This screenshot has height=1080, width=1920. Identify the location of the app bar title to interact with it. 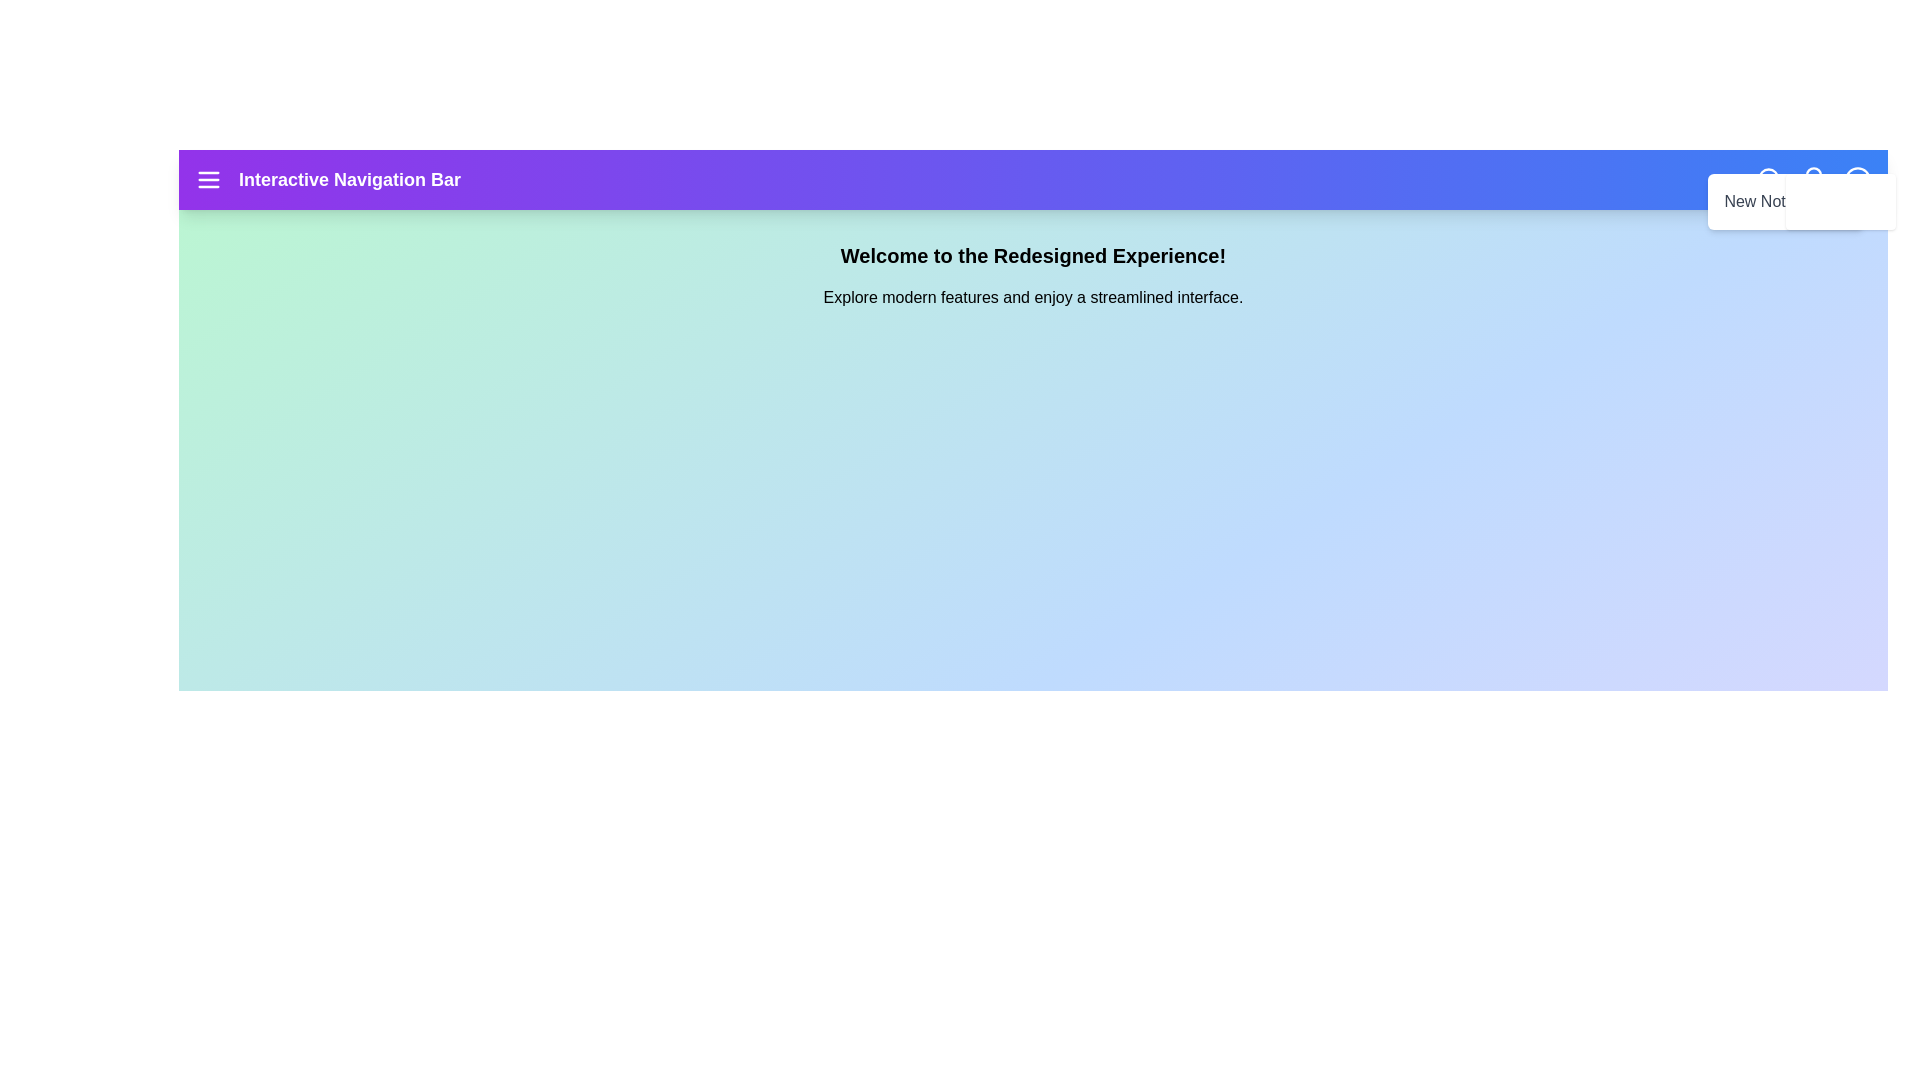
(350, 180).